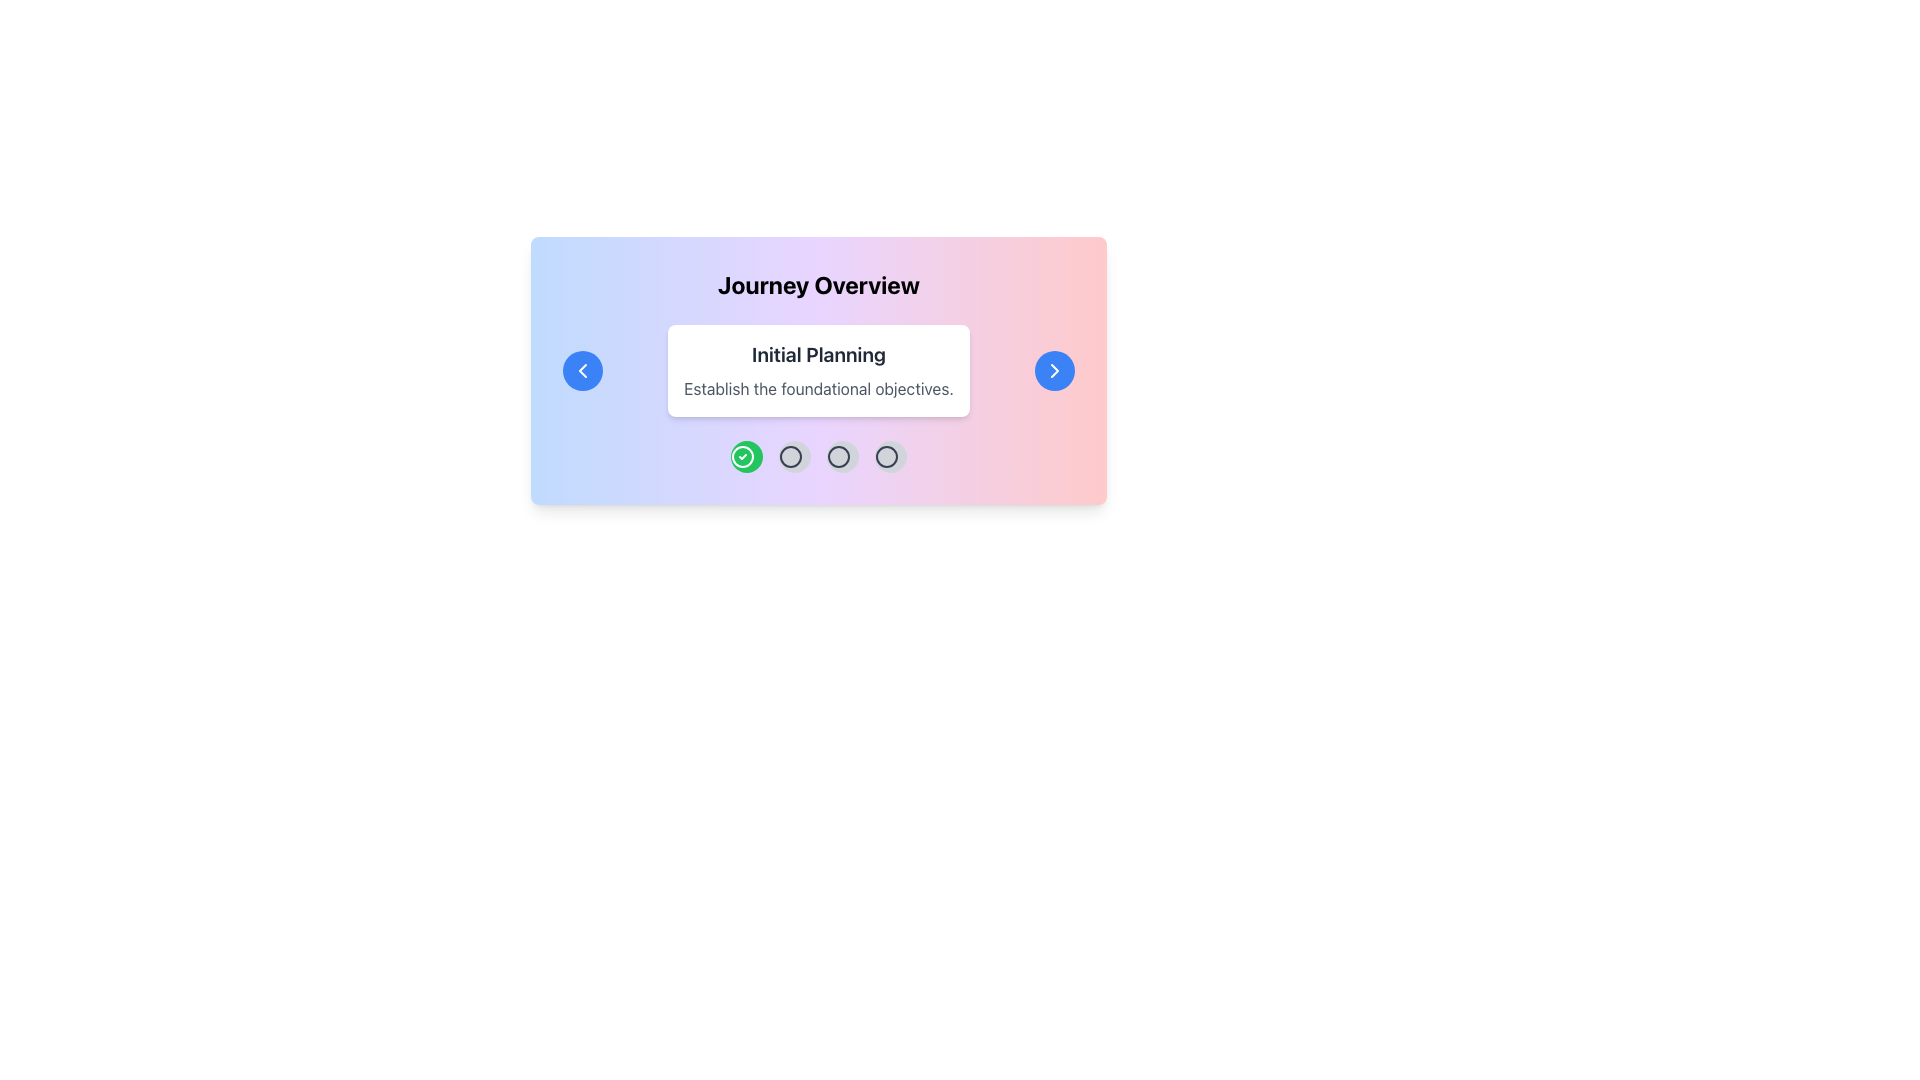 The height and width of the screenshot is (1080, 1920). Describe the element at coordinates (890, 456) in the screenshot. I see `the fourth circular button with a light gray background and dark gray border located beneath the 'Initial Planning' section` at that location.